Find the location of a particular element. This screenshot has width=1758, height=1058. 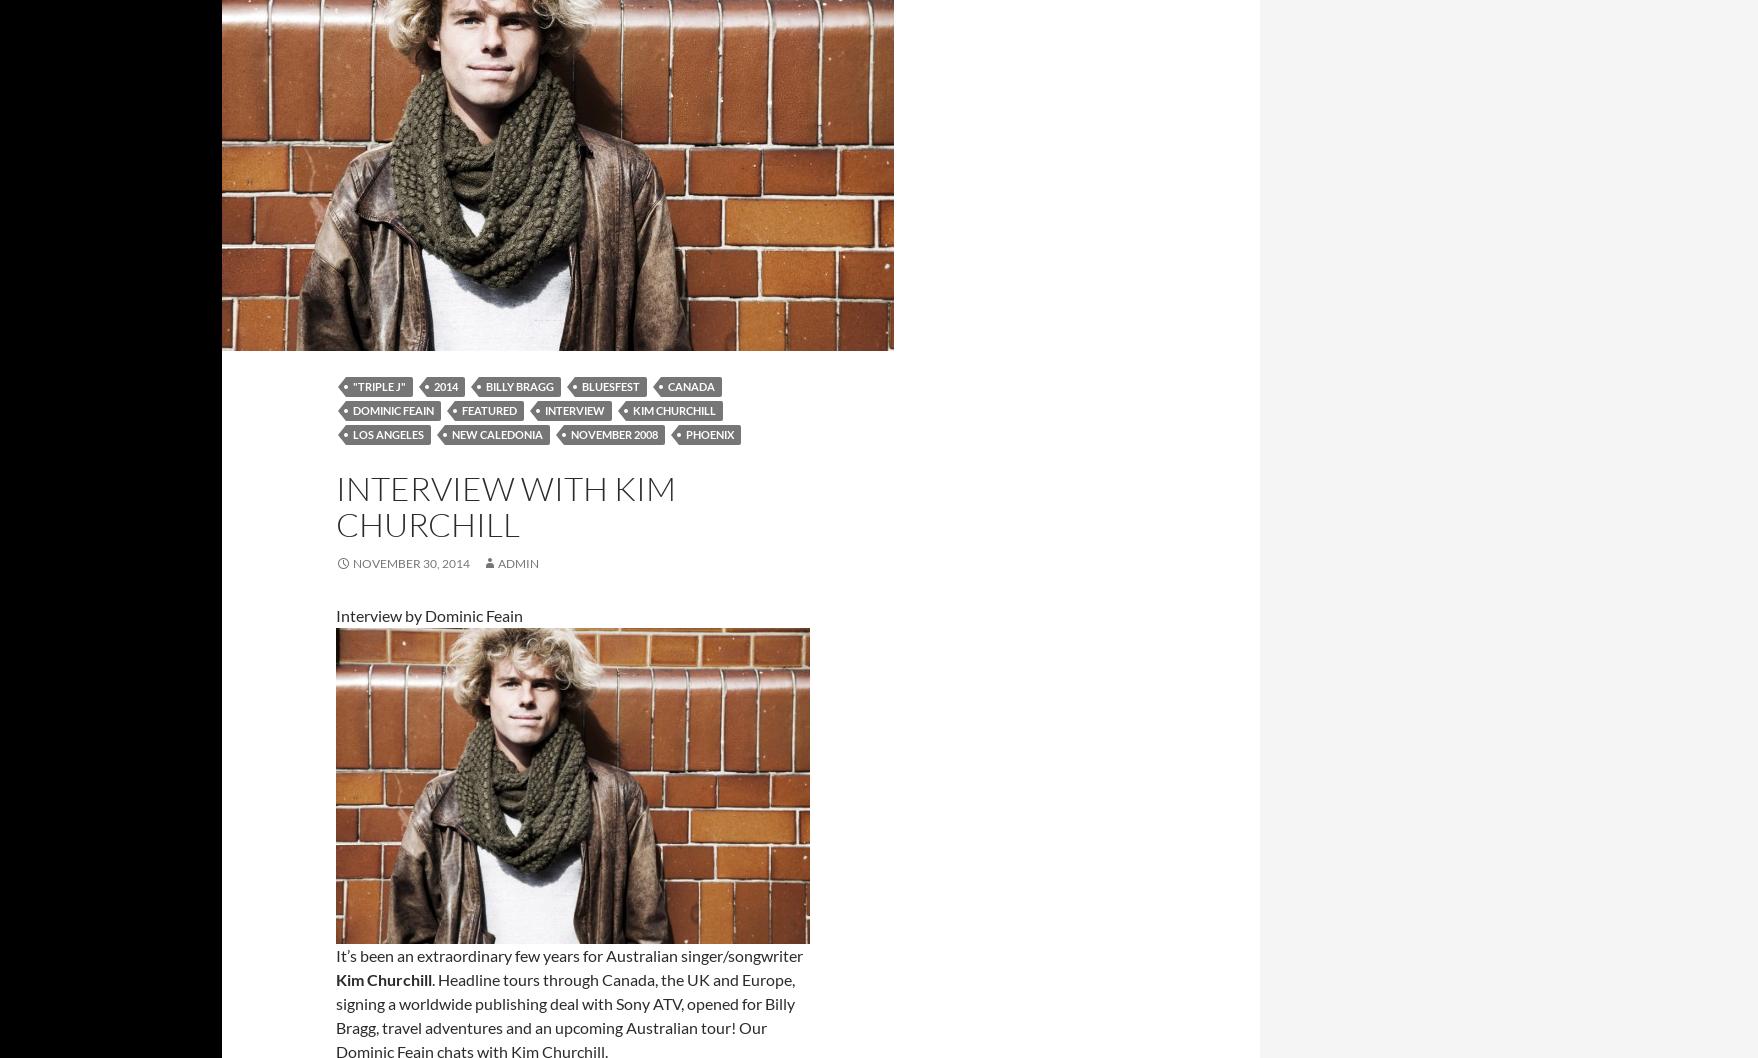

'canada' is located at coordinates (691, 386).